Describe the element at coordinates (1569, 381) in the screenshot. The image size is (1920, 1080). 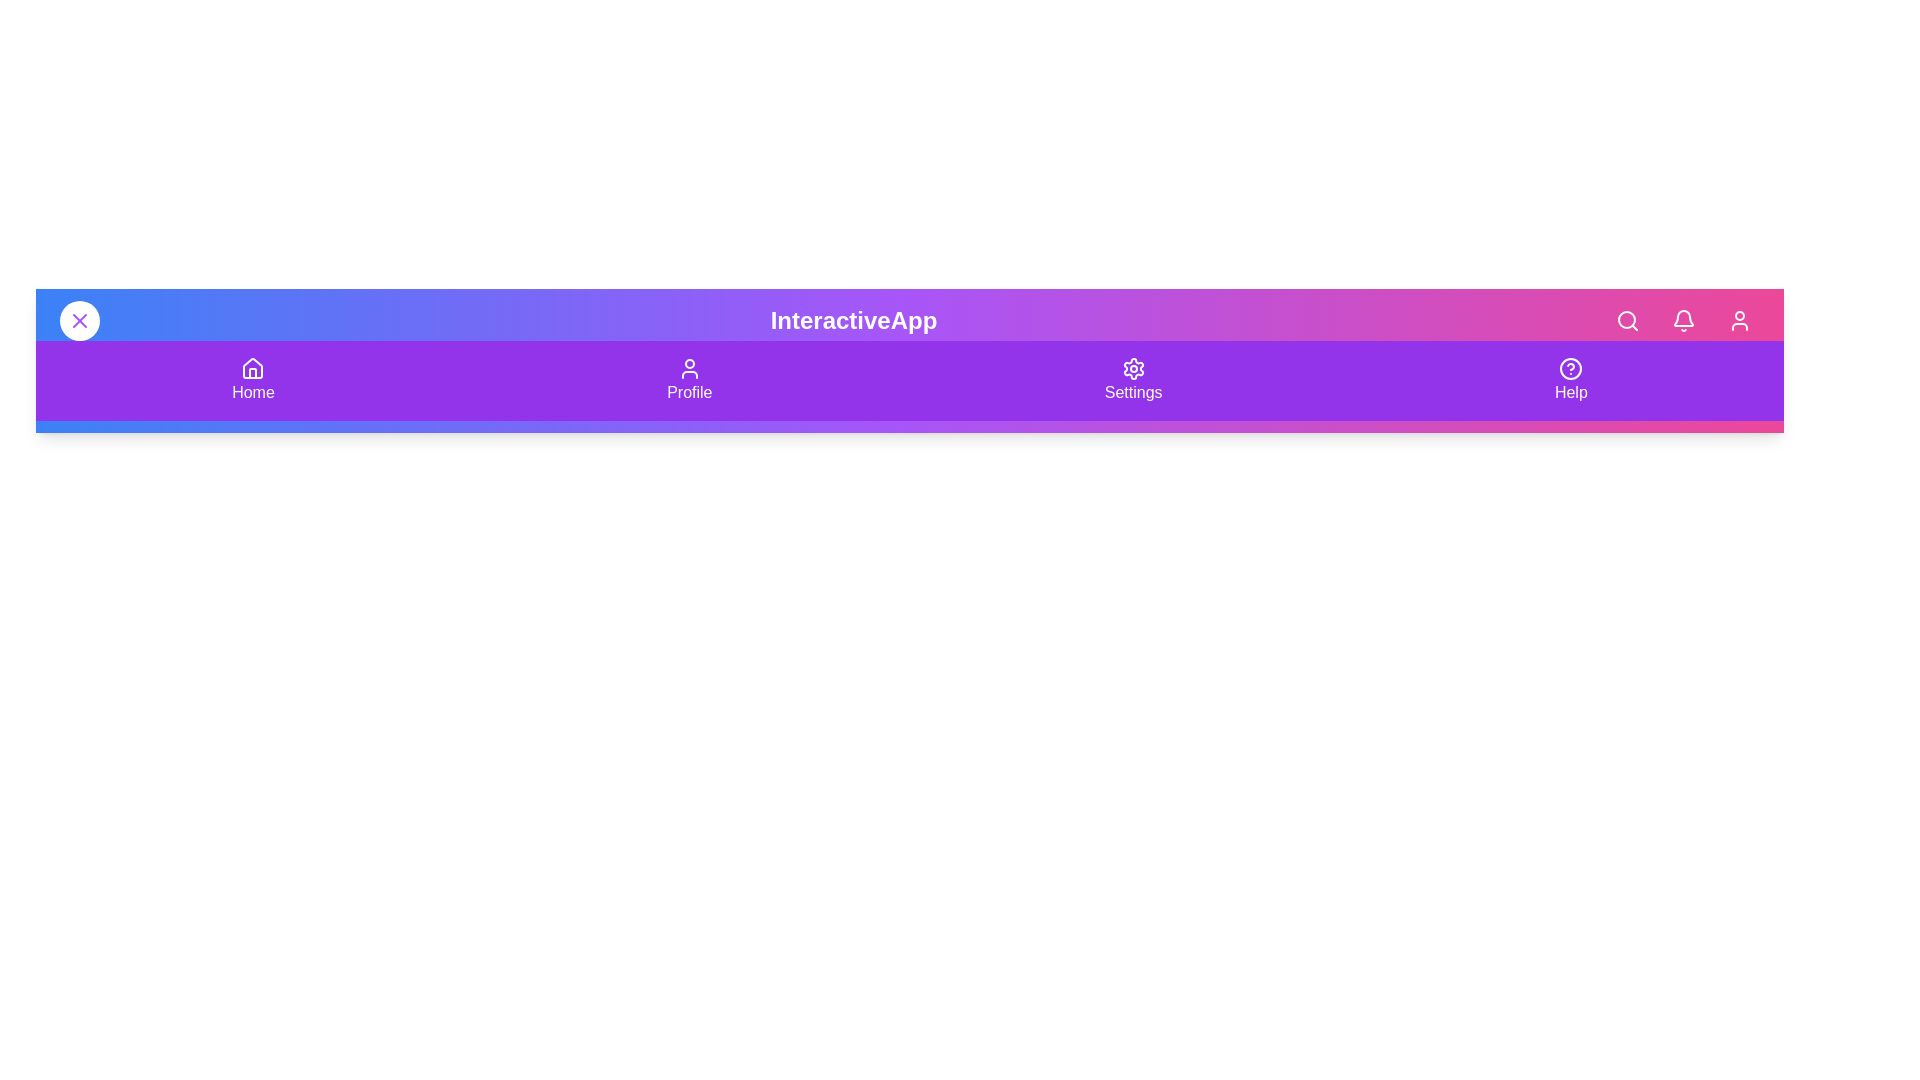
I see `the navigation menu item Help` at that location.